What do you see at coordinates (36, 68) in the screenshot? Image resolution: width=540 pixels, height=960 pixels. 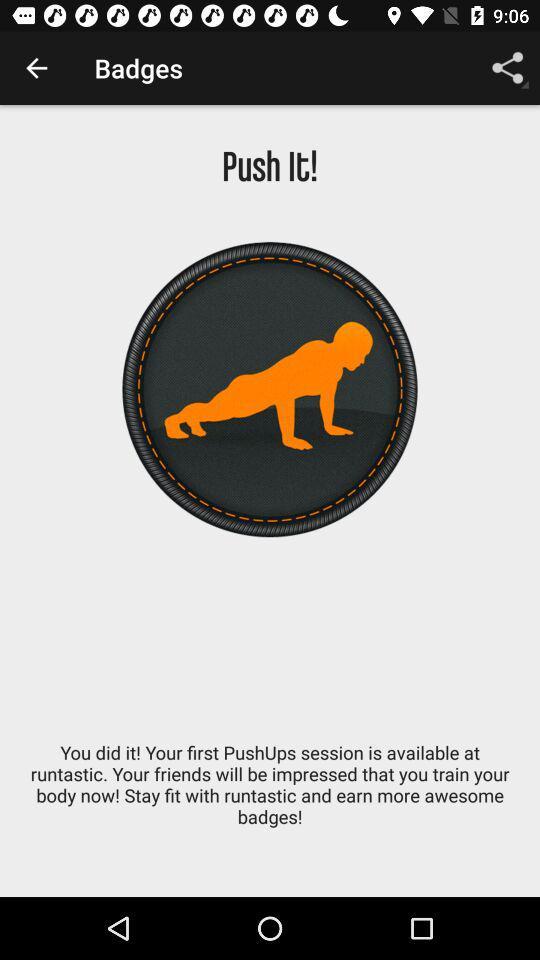 I see `item above push it! item` at bounding box center [36, 68].